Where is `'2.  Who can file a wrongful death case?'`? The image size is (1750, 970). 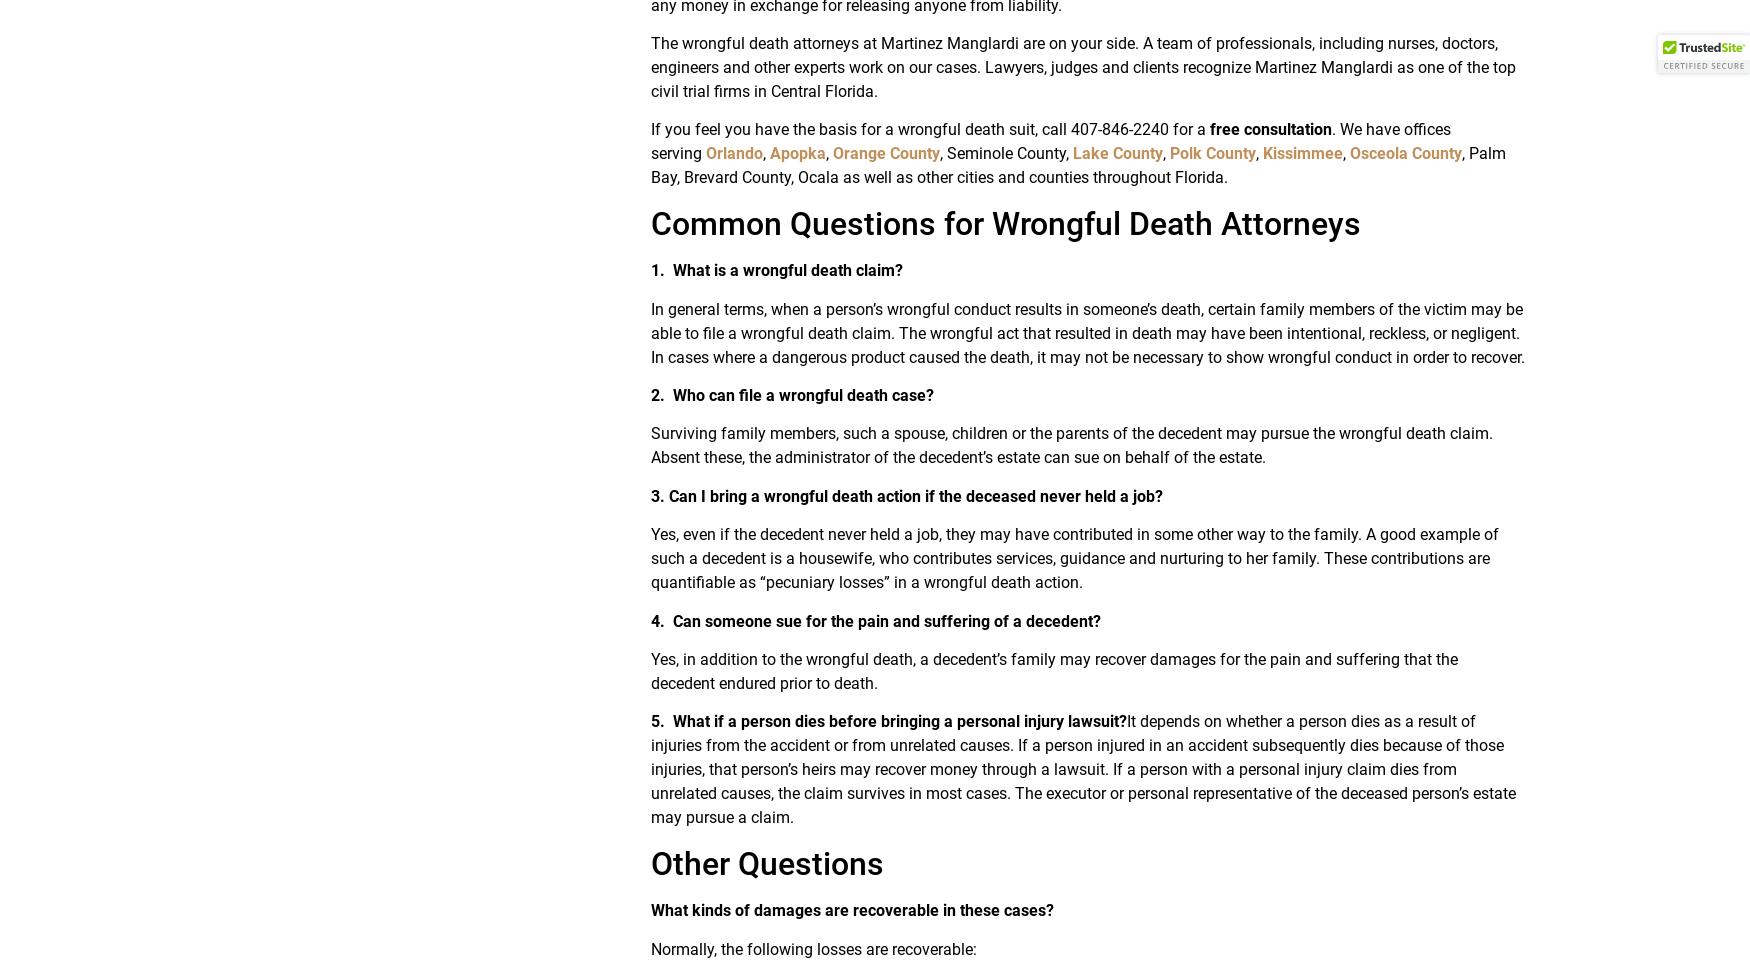
'2.  Who can file a wrongful death case?' is located at coordinates (790, 395).